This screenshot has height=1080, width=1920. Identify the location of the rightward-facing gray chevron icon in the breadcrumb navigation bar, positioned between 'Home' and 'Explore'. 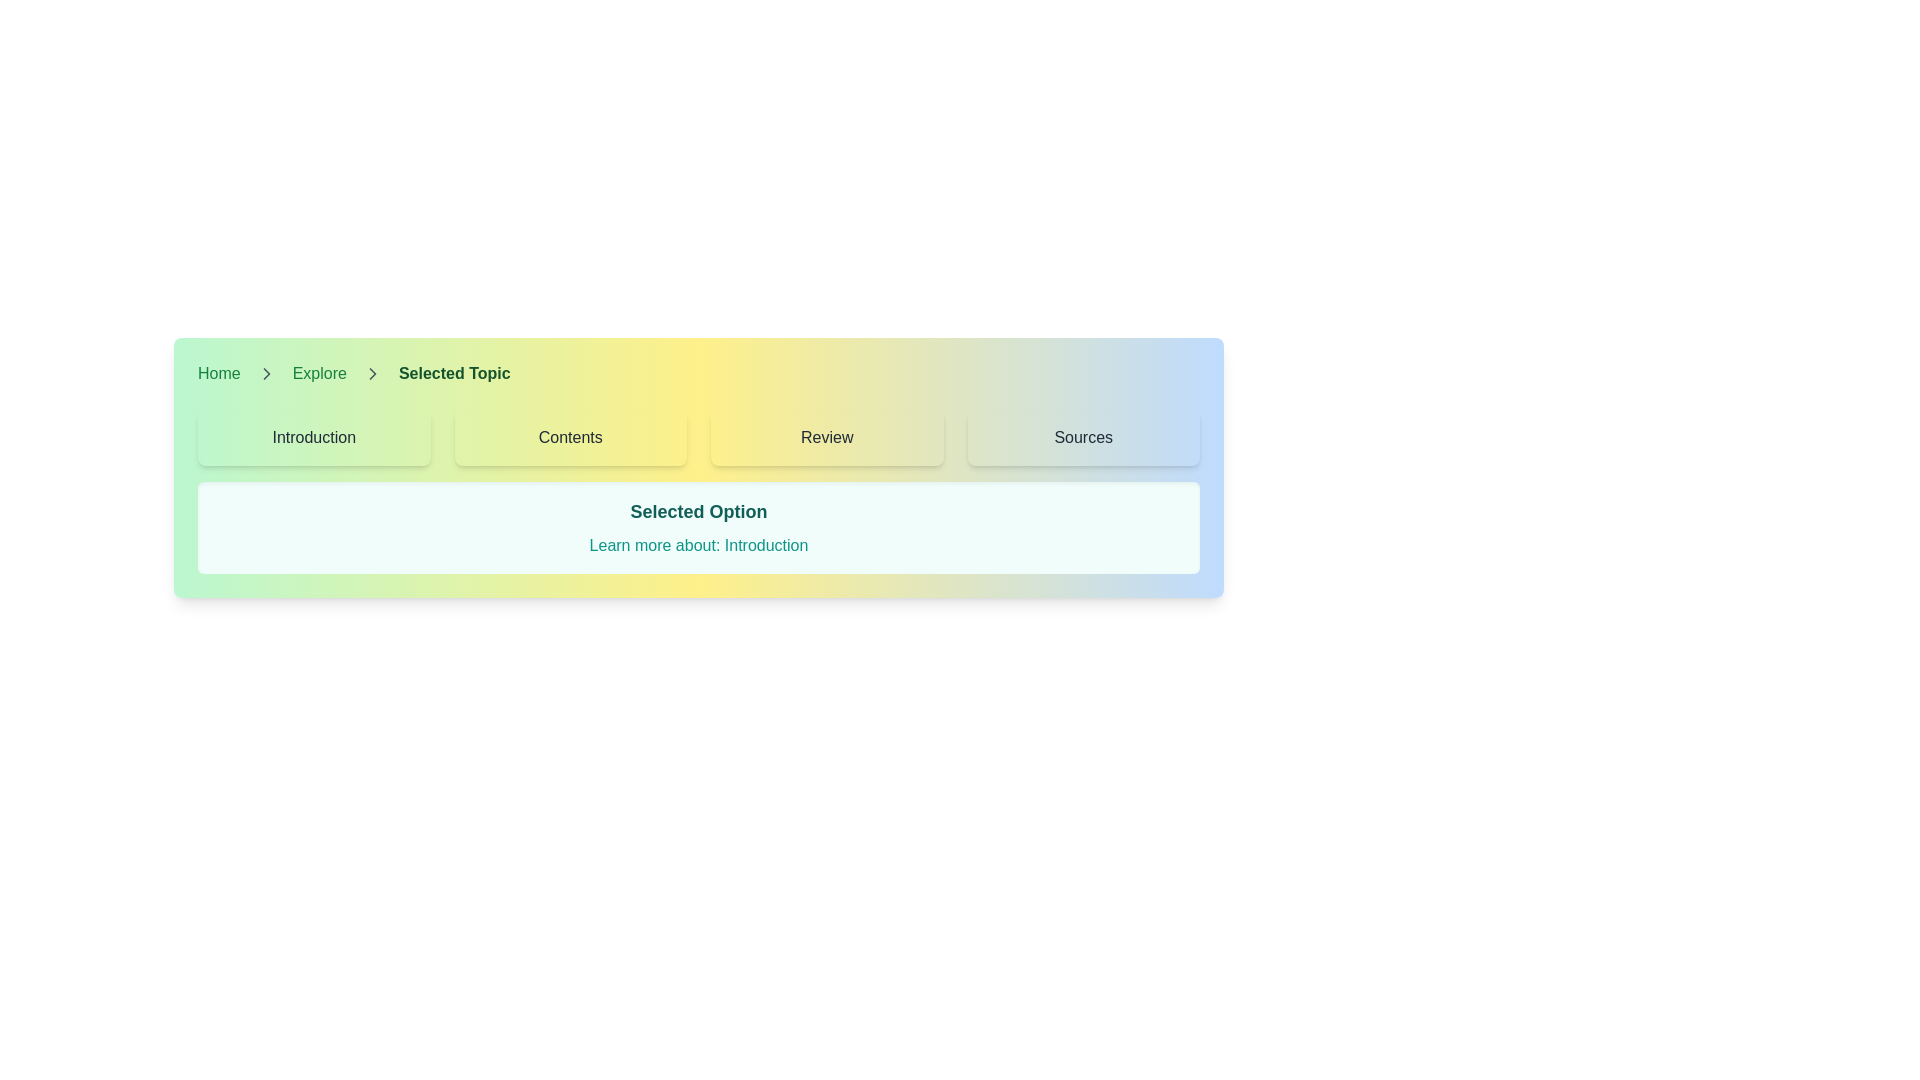
(265, 374).